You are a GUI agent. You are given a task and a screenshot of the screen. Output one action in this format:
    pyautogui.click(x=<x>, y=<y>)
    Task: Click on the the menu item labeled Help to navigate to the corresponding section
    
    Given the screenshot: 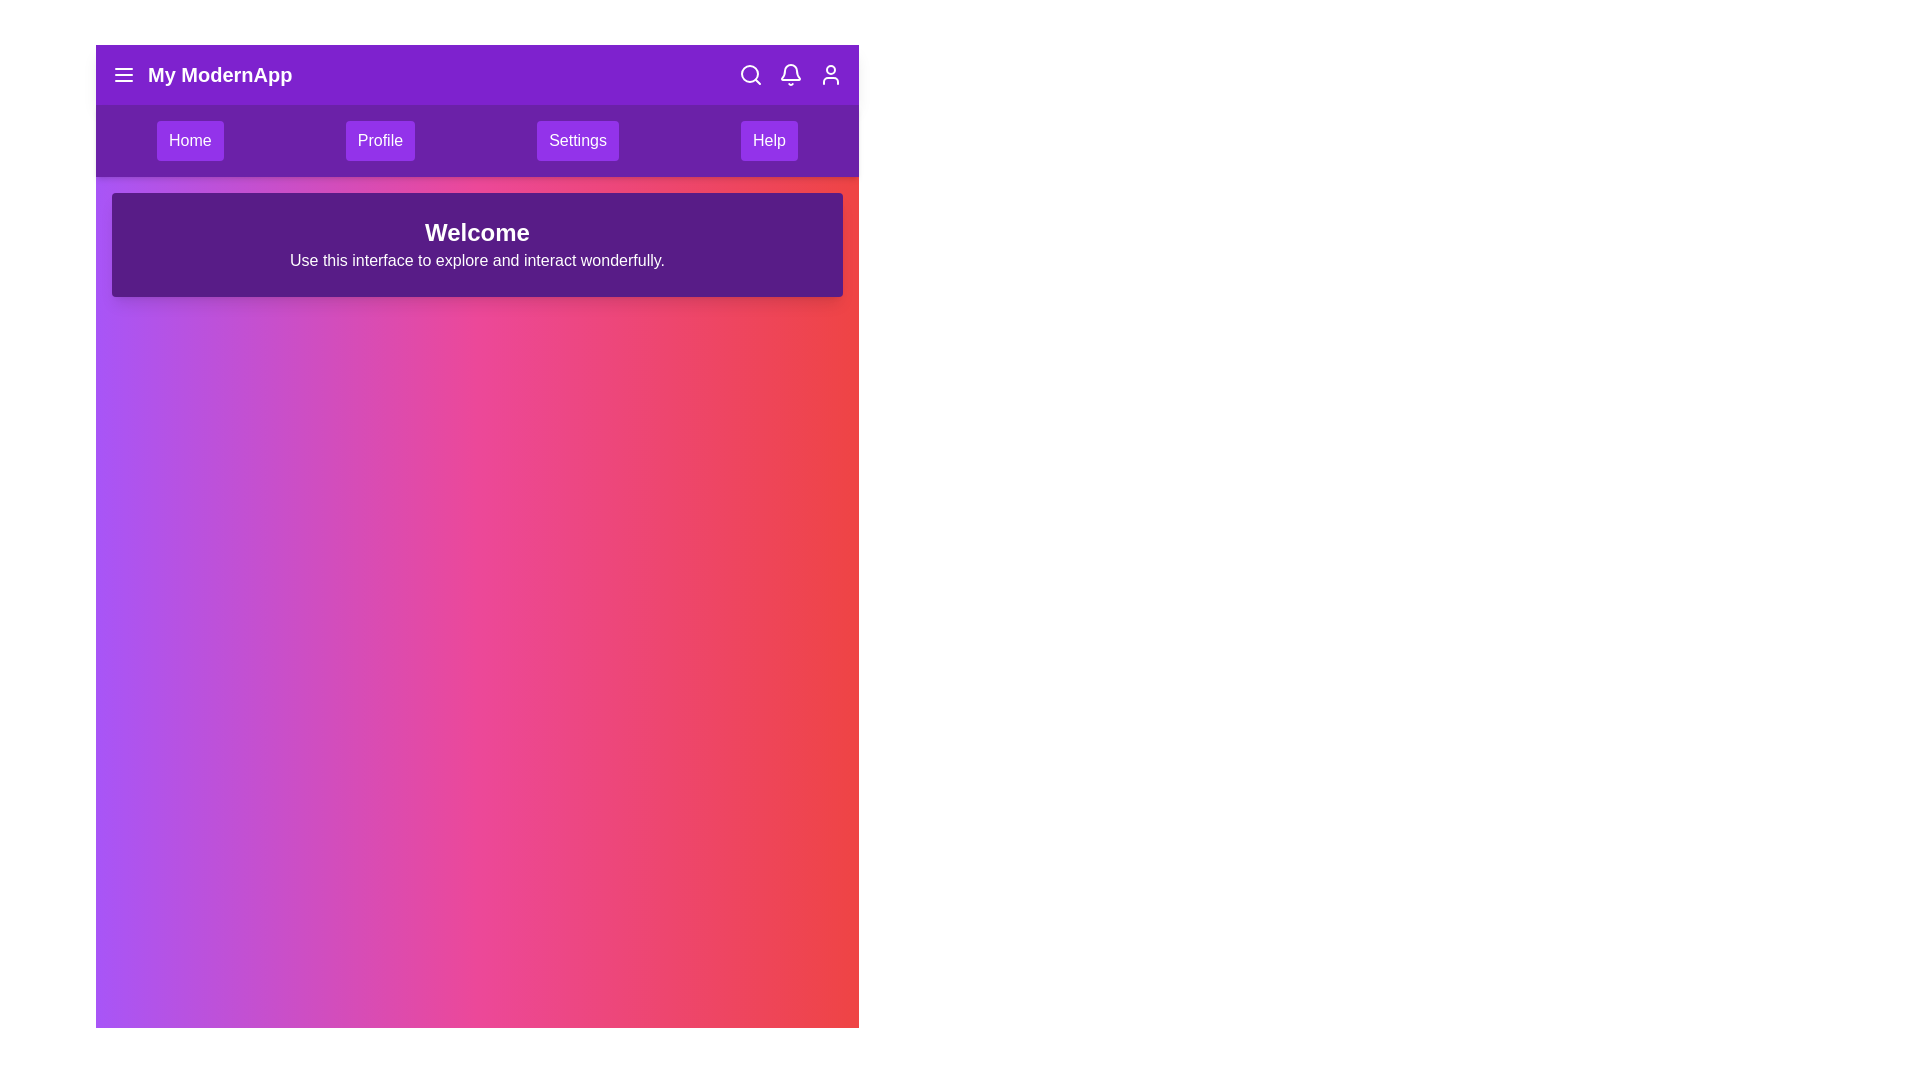 What is the action you would take?
    pyautogui.click(x=767, y=140)
    